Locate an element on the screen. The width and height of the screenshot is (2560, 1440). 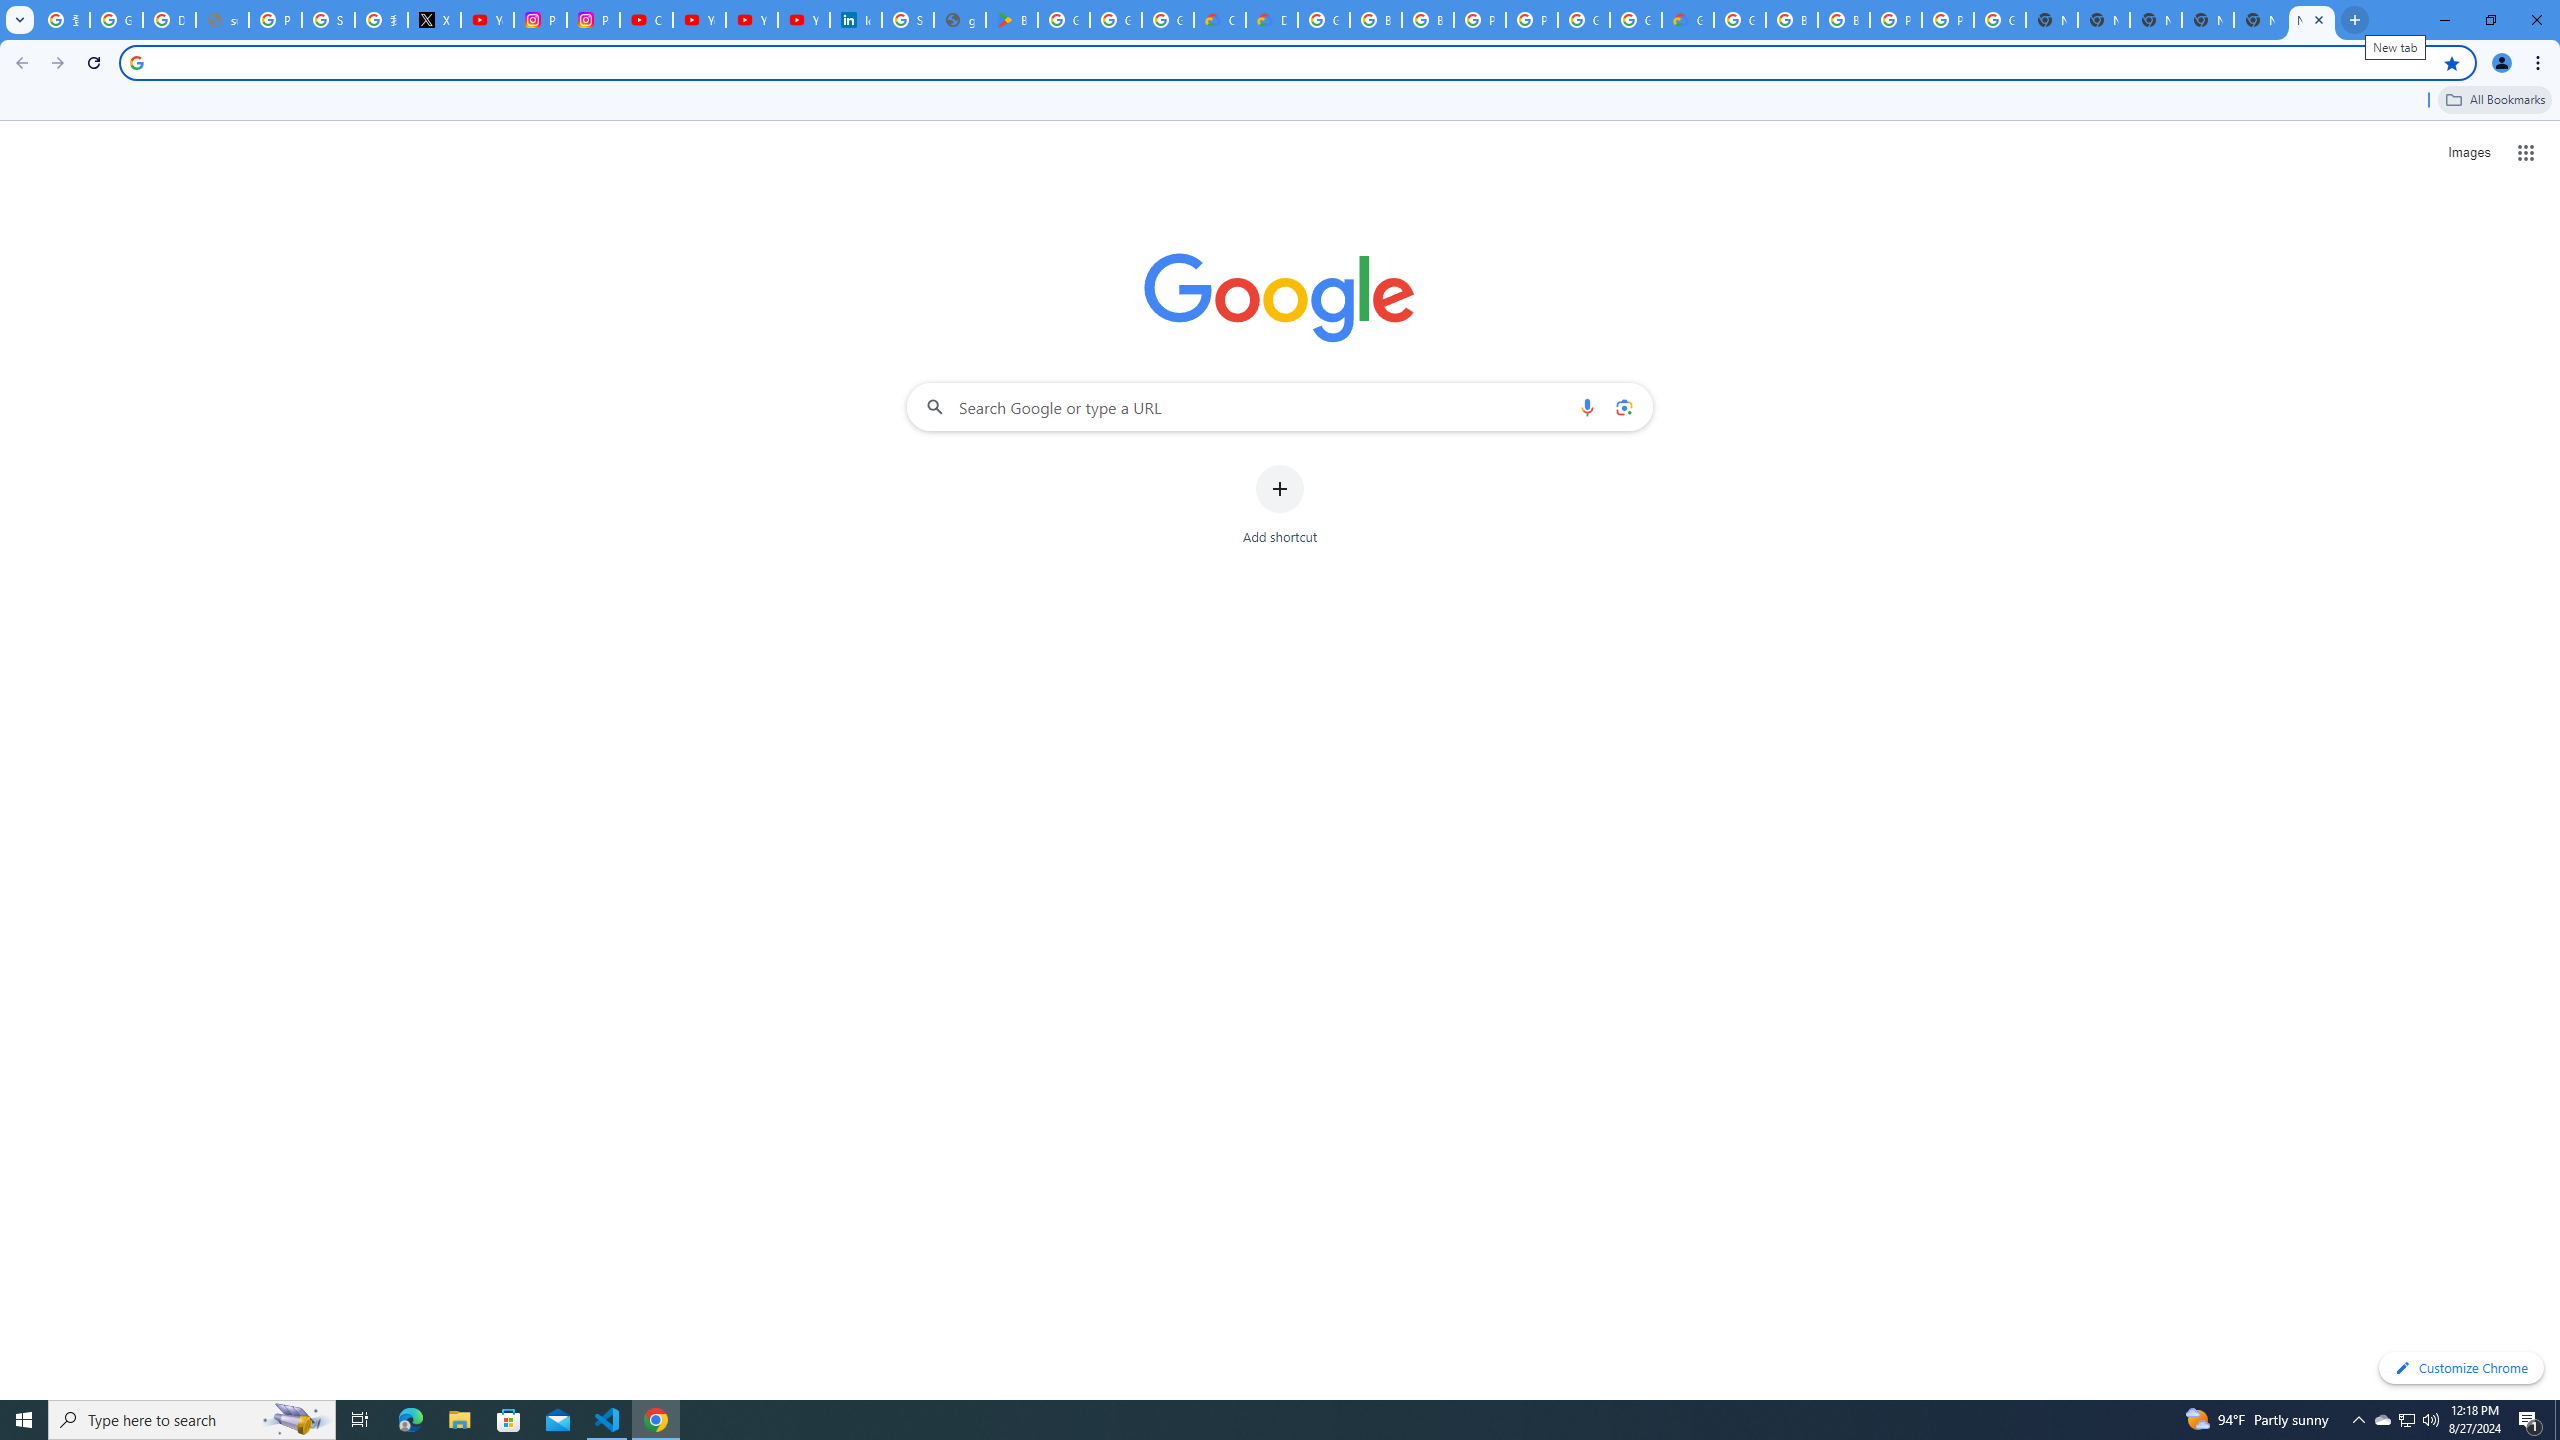
'Search by voice' is located at coordinates (1586, 405).